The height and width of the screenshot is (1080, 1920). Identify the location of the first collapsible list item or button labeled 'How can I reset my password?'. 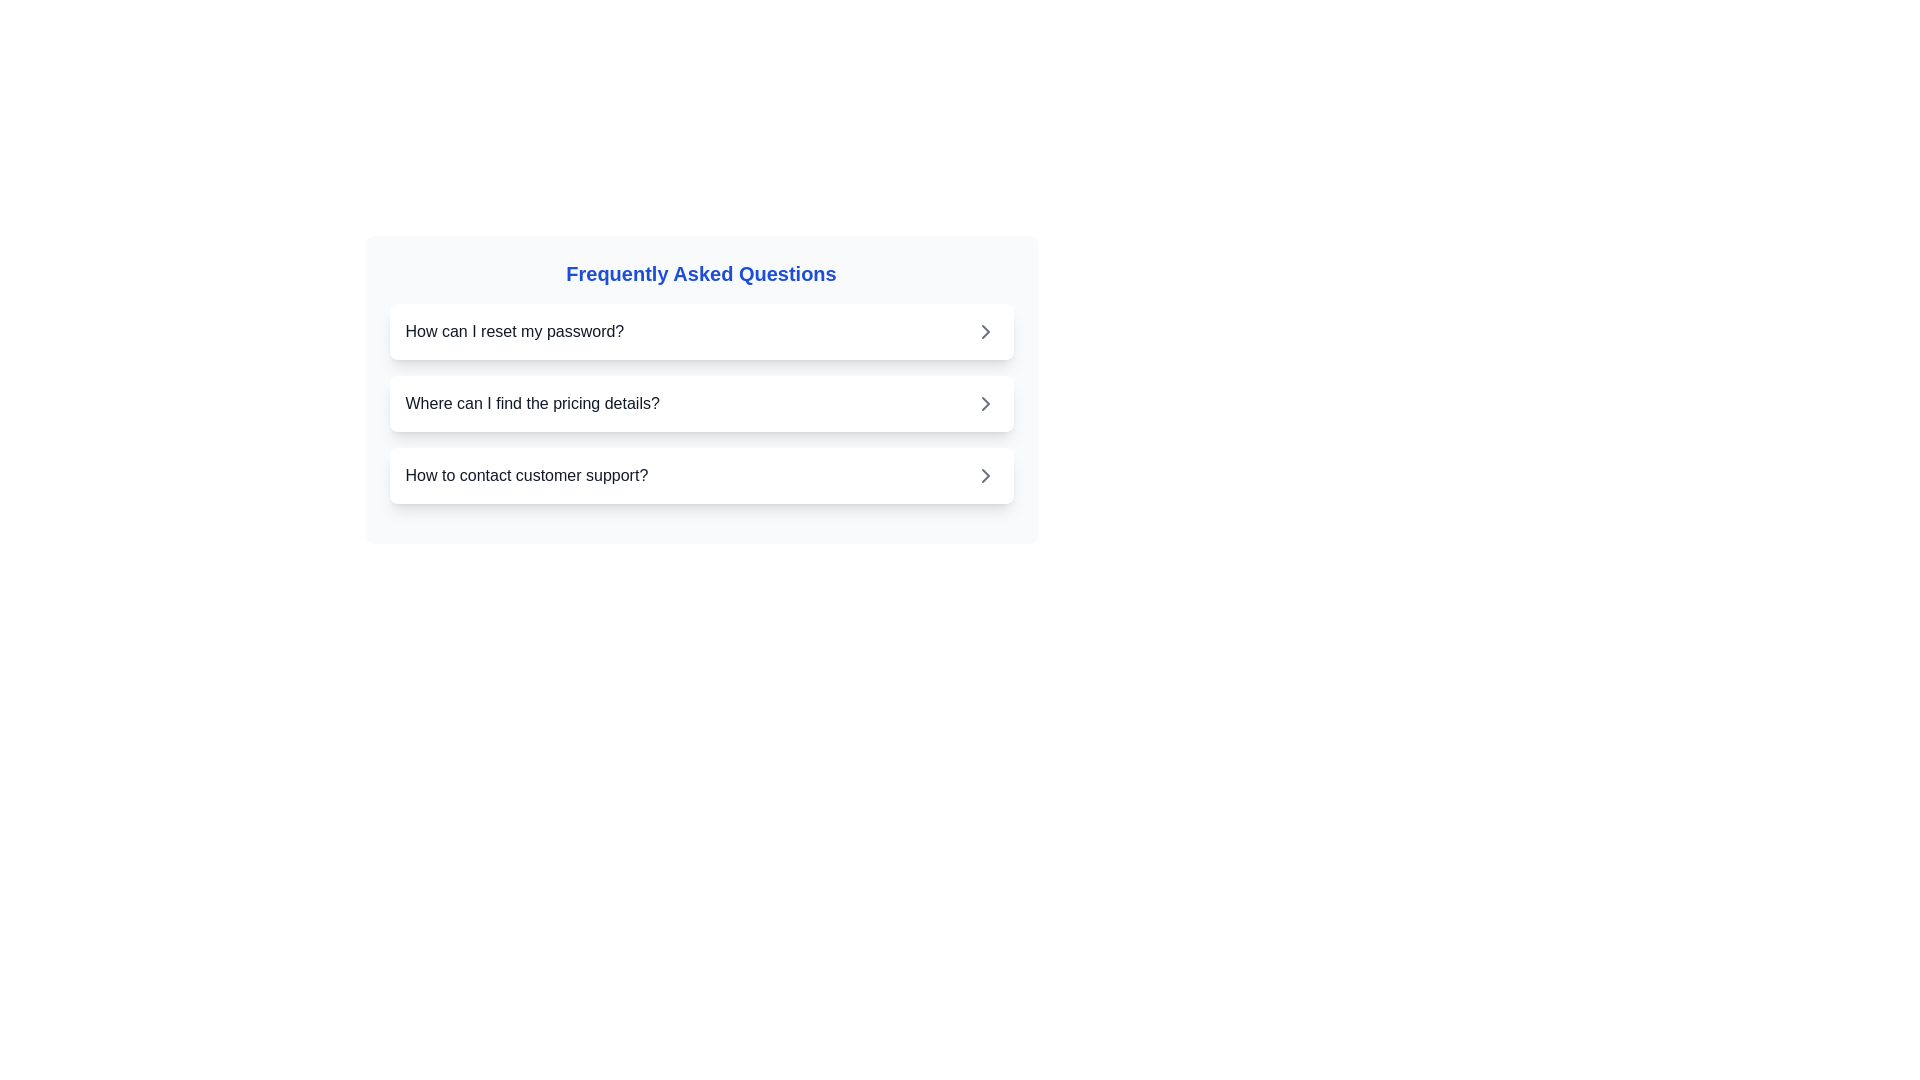
(701, 330).